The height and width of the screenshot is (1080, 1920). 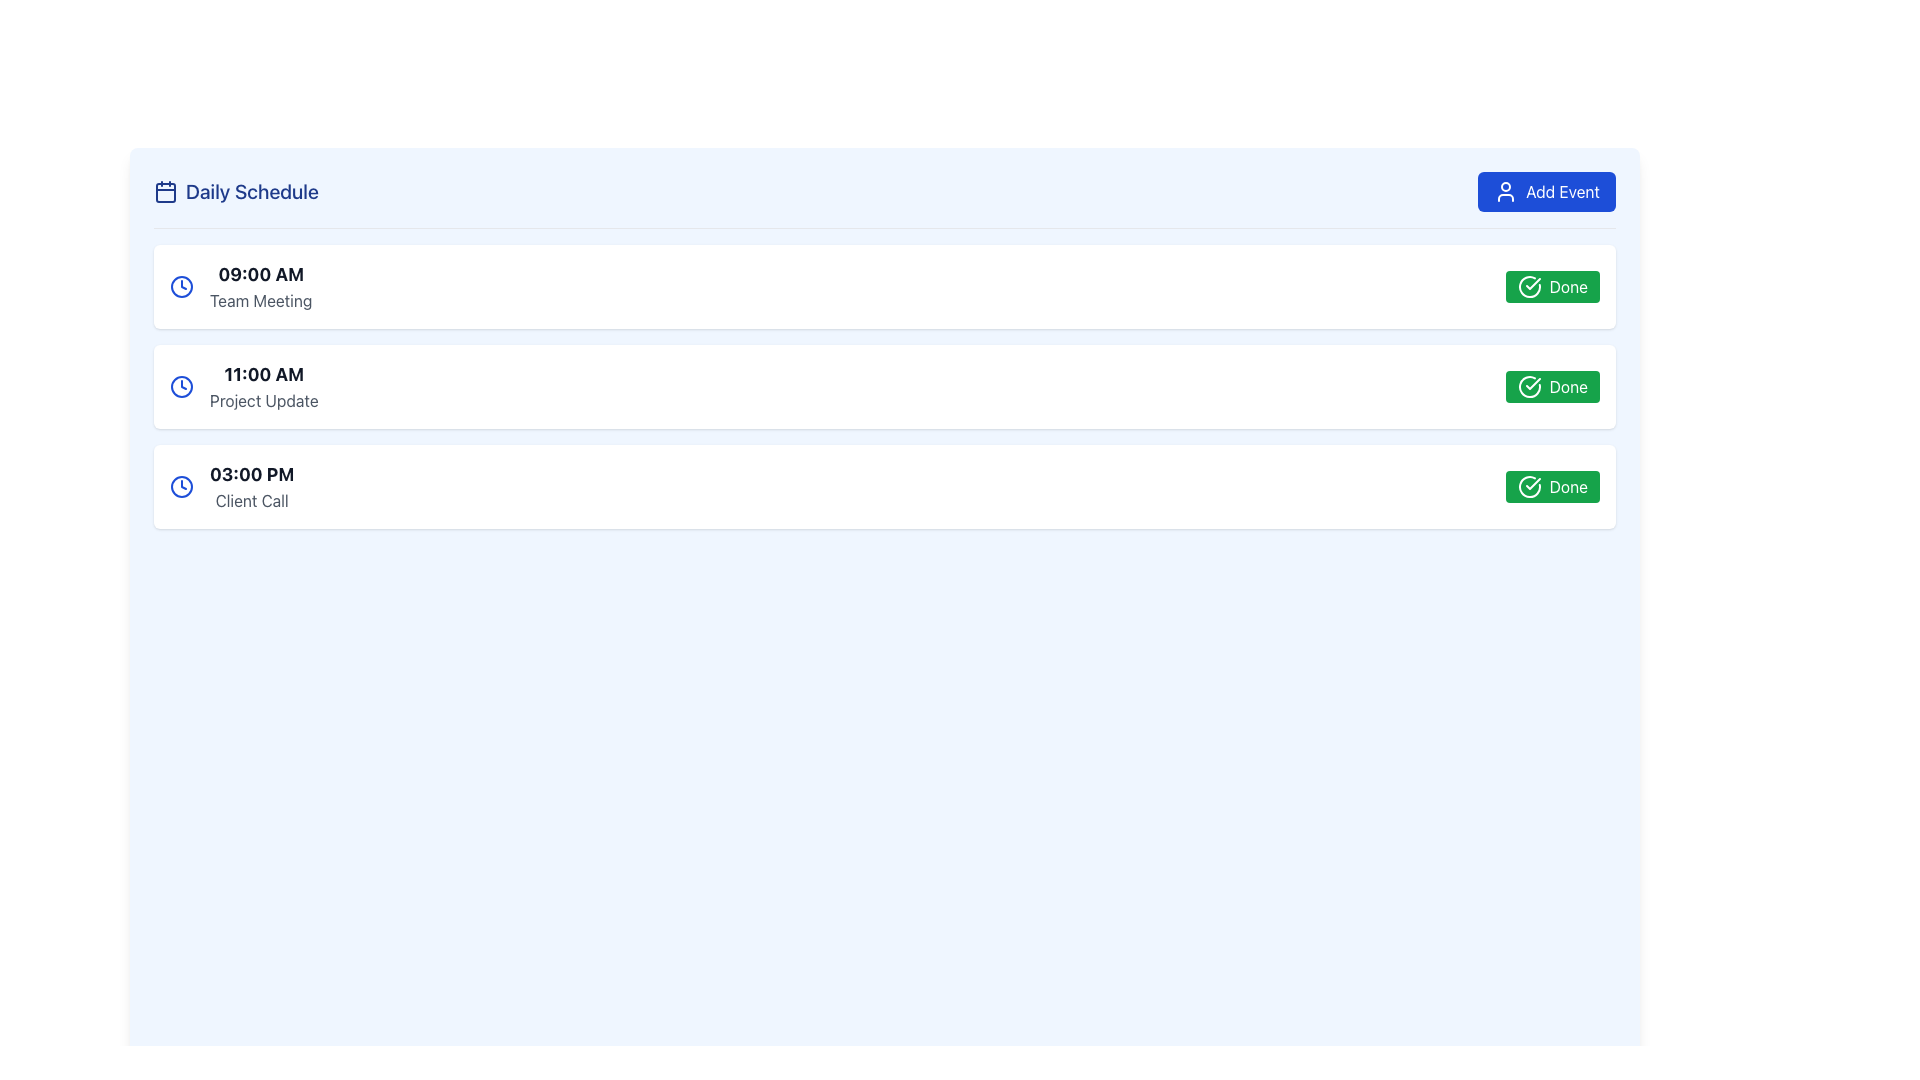 I want to click on the informational display for the event entry showing '03:00 PM Client Call', which is the third item in a vertically aligned list of events, so click(x=251, y=486).